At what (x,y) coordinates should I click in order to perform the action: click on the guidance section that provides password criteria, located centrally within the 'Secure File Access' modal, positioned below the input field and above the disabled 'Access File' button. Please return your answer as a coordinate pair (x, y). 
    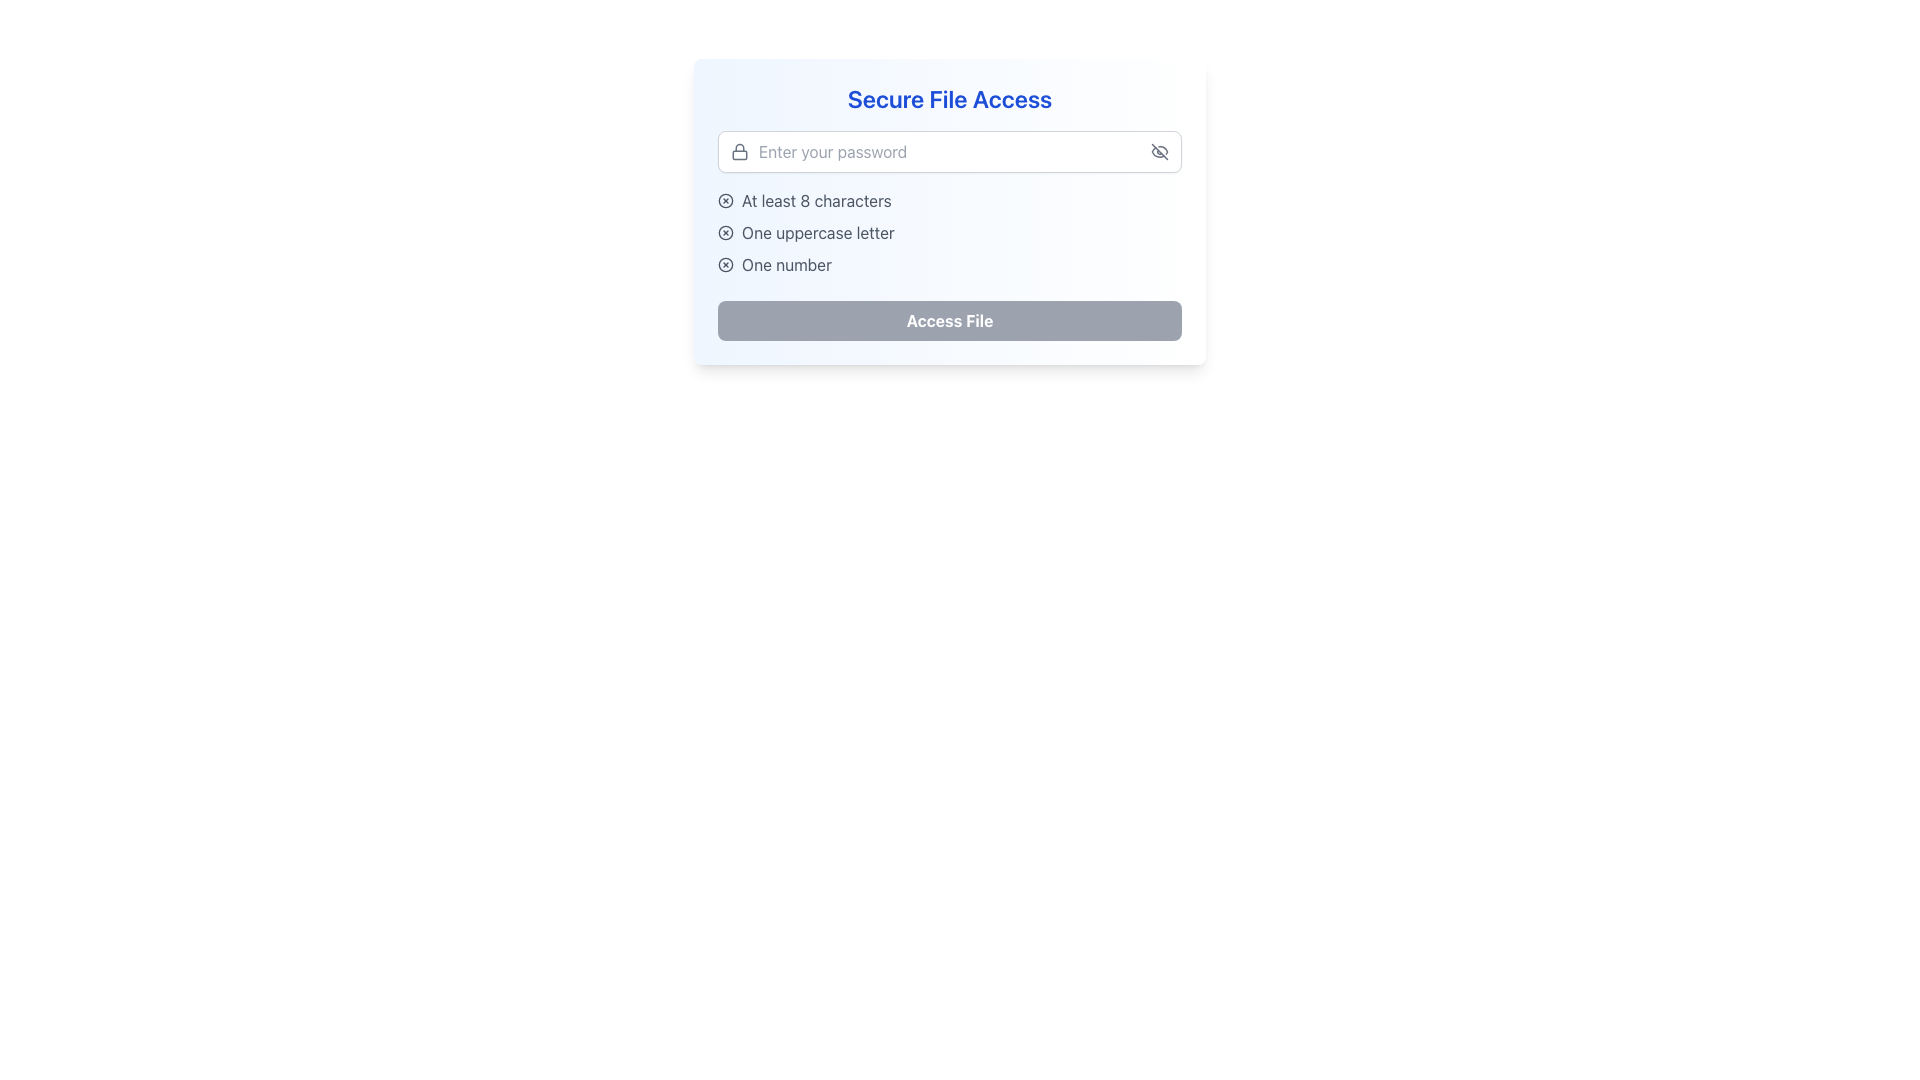
    Looking at the image, I should click on (949, 231).